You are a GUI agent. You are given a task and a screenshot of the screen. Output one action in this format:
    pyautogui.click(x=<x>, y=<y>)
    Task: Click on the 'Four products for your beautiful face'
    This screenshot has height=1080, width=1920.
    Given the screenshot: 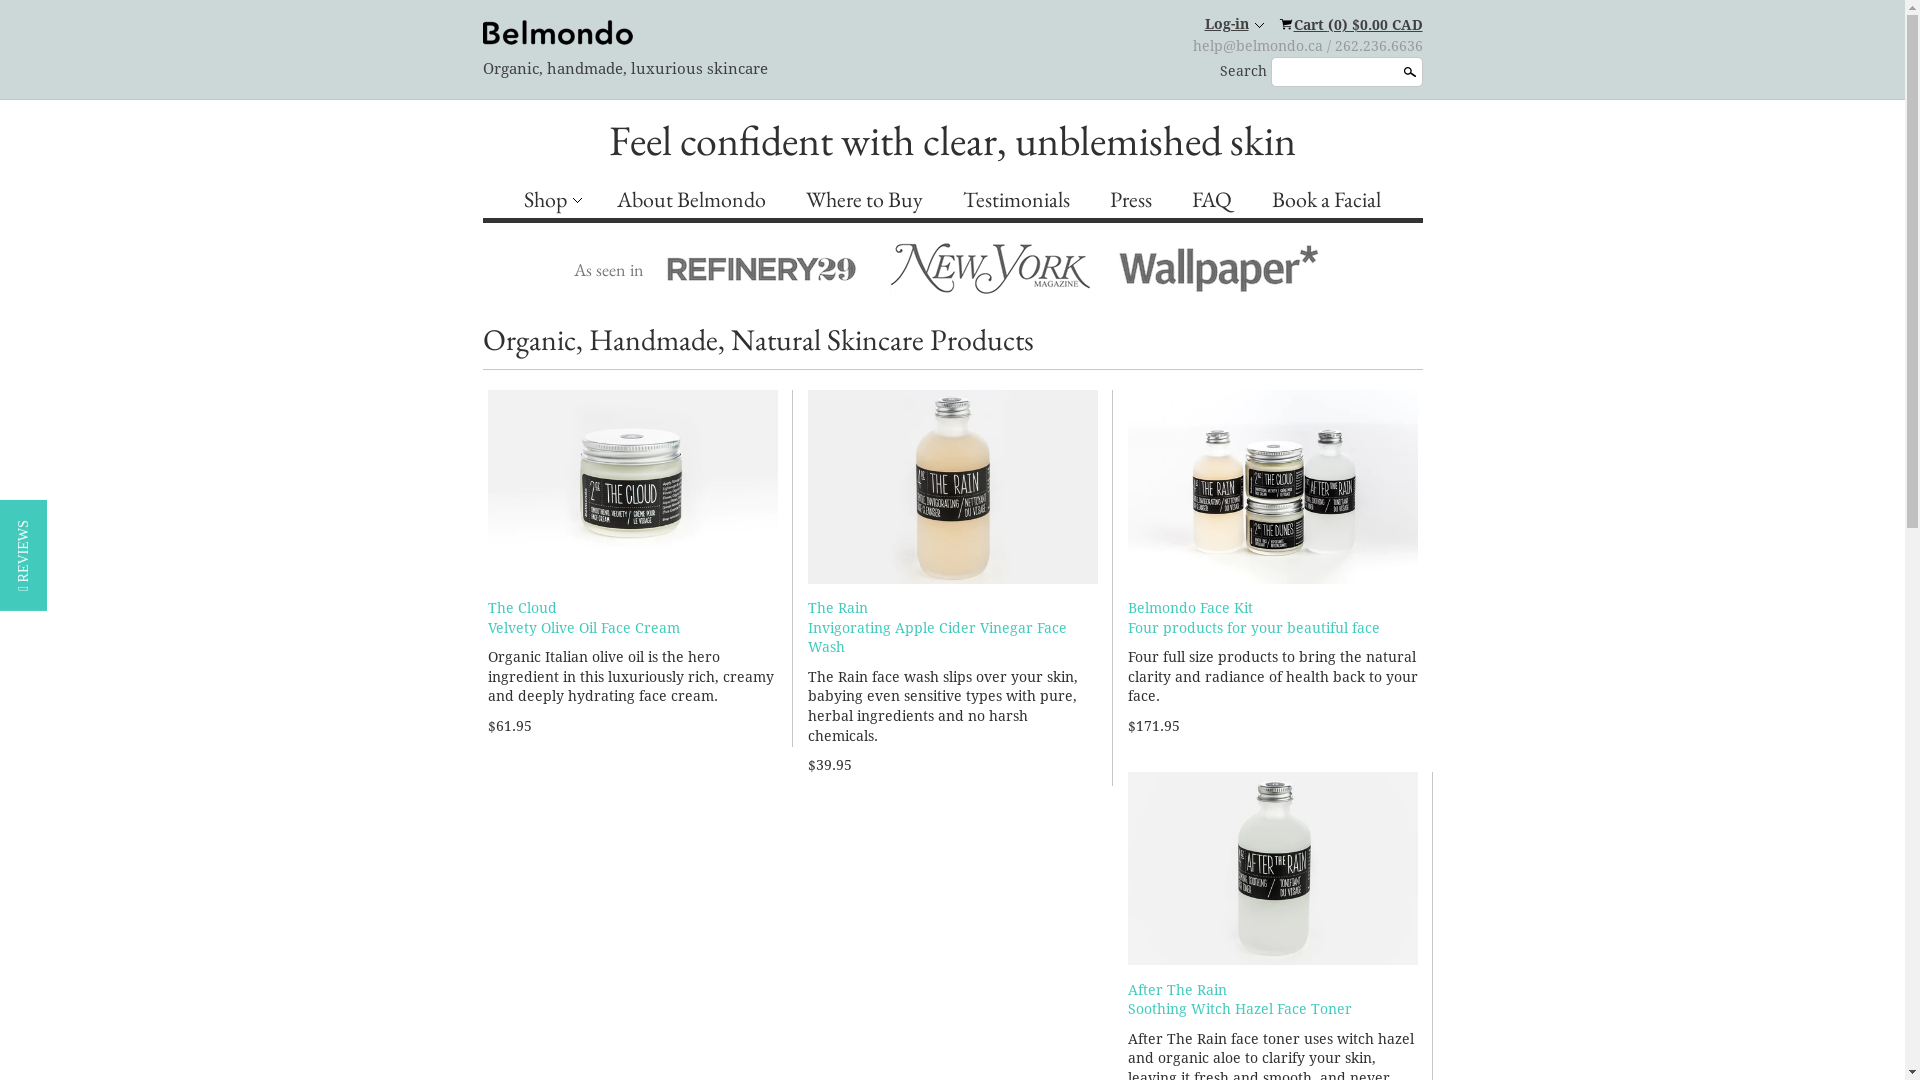 What is the action you would take?
    pyautogui.click(x=1252, y=627)
    